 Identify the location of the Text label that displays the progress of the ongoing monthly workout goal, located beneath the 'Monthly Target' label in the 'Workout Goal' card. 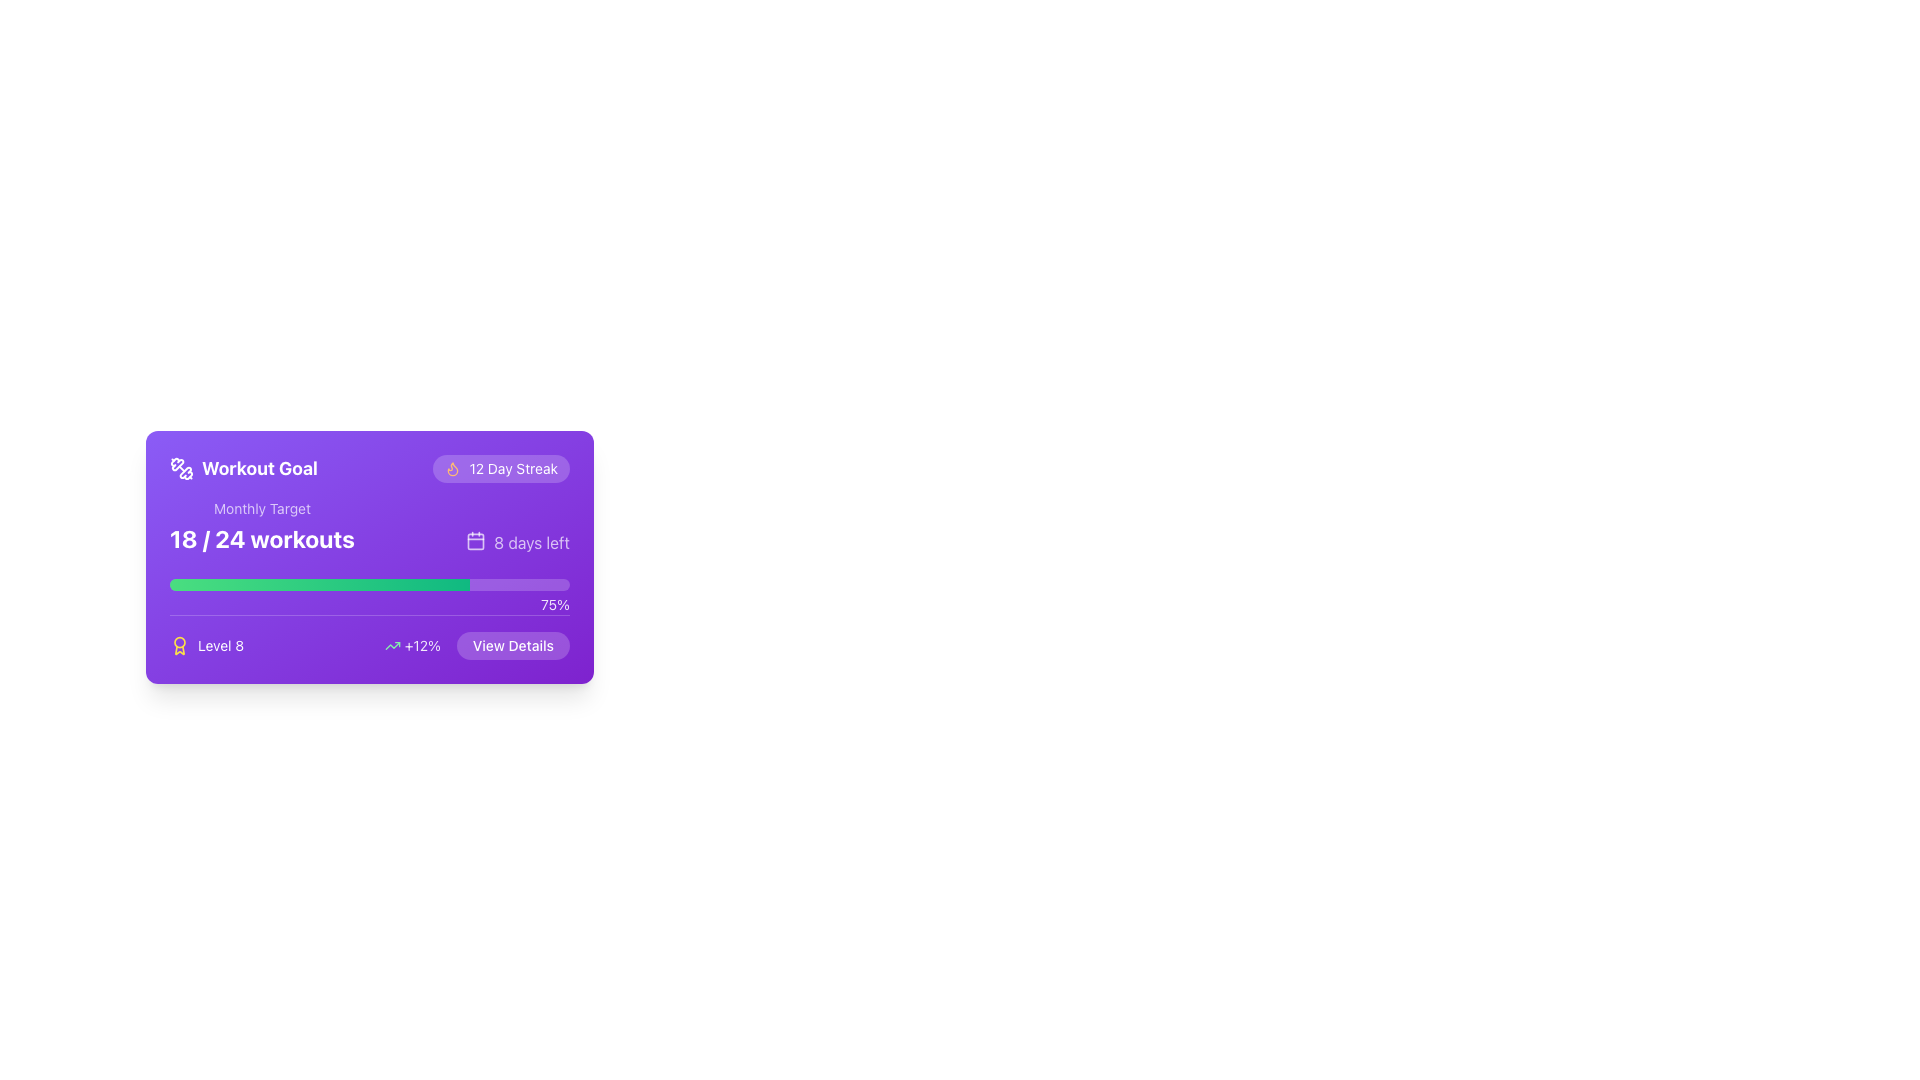
(261, 538).